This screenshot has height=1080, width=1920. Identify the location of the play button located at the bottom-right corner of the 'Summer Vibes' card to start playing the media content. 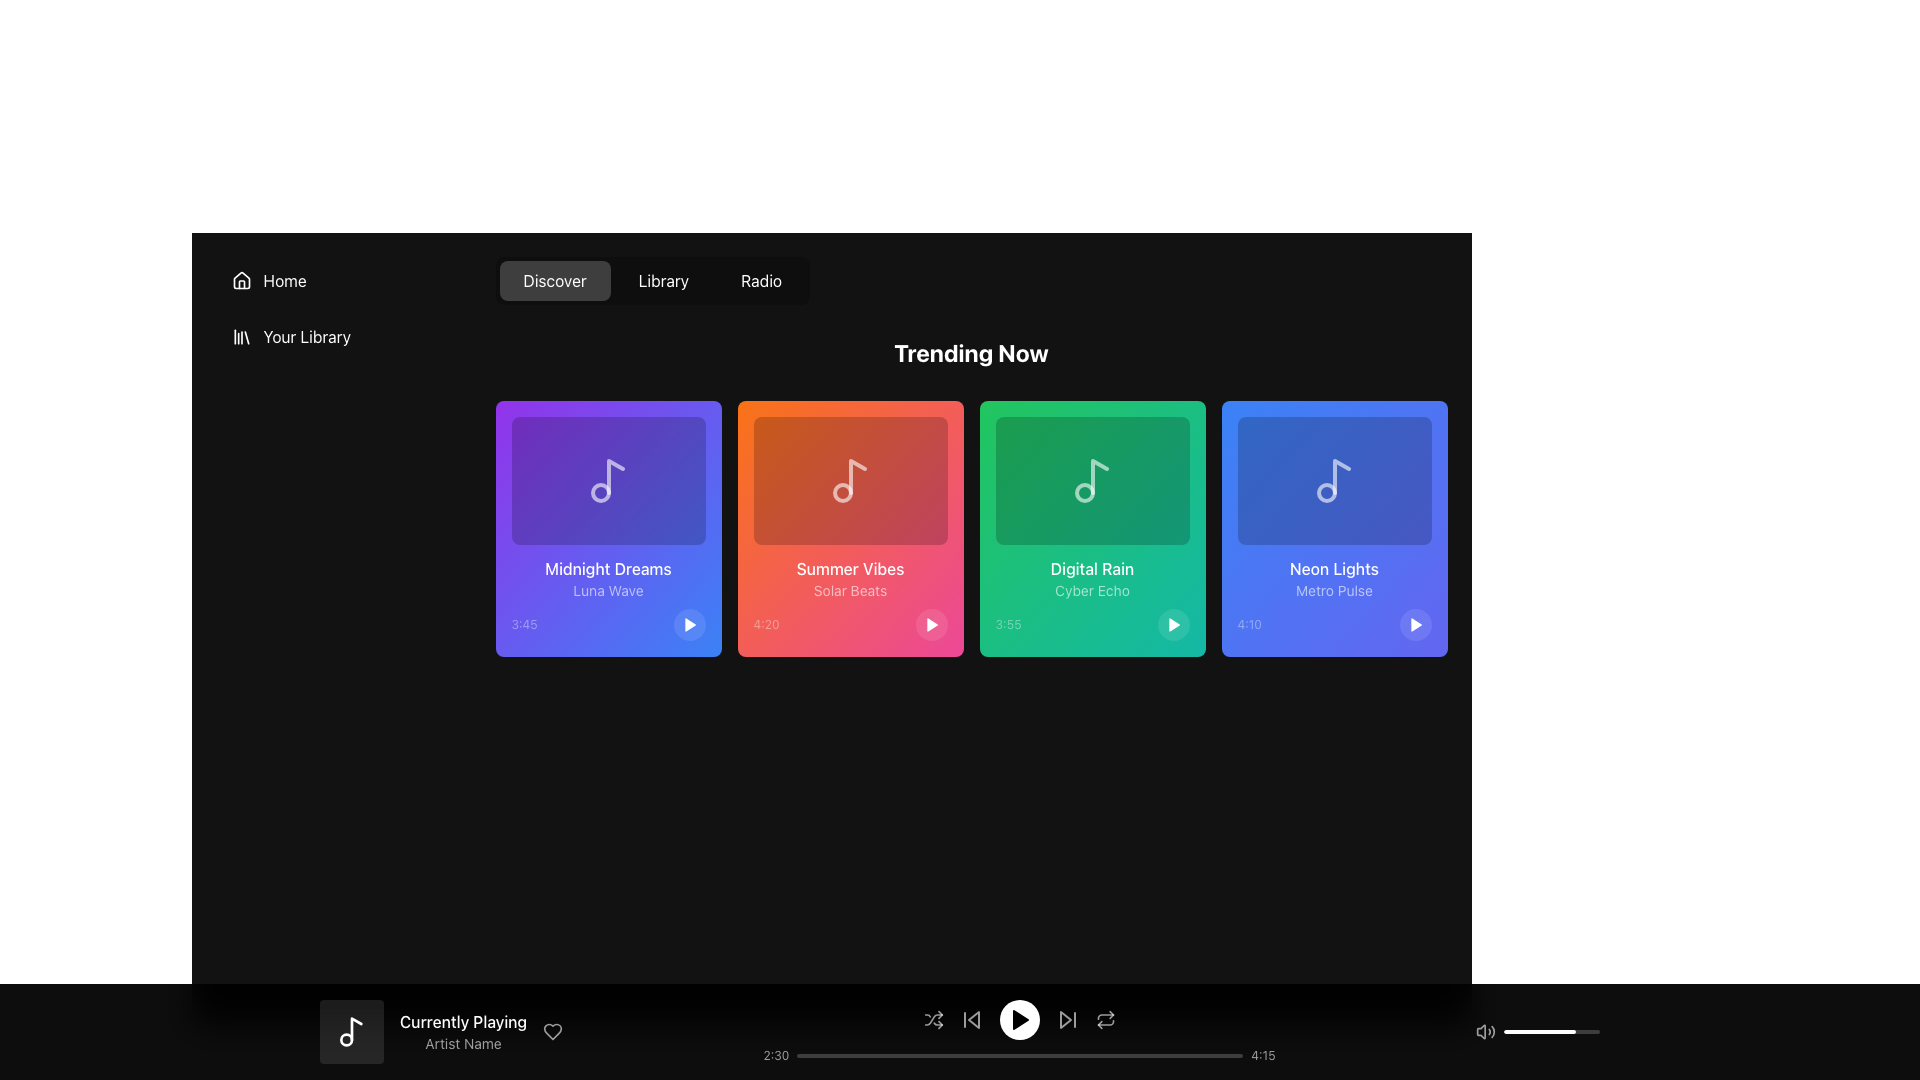
(930, 623).